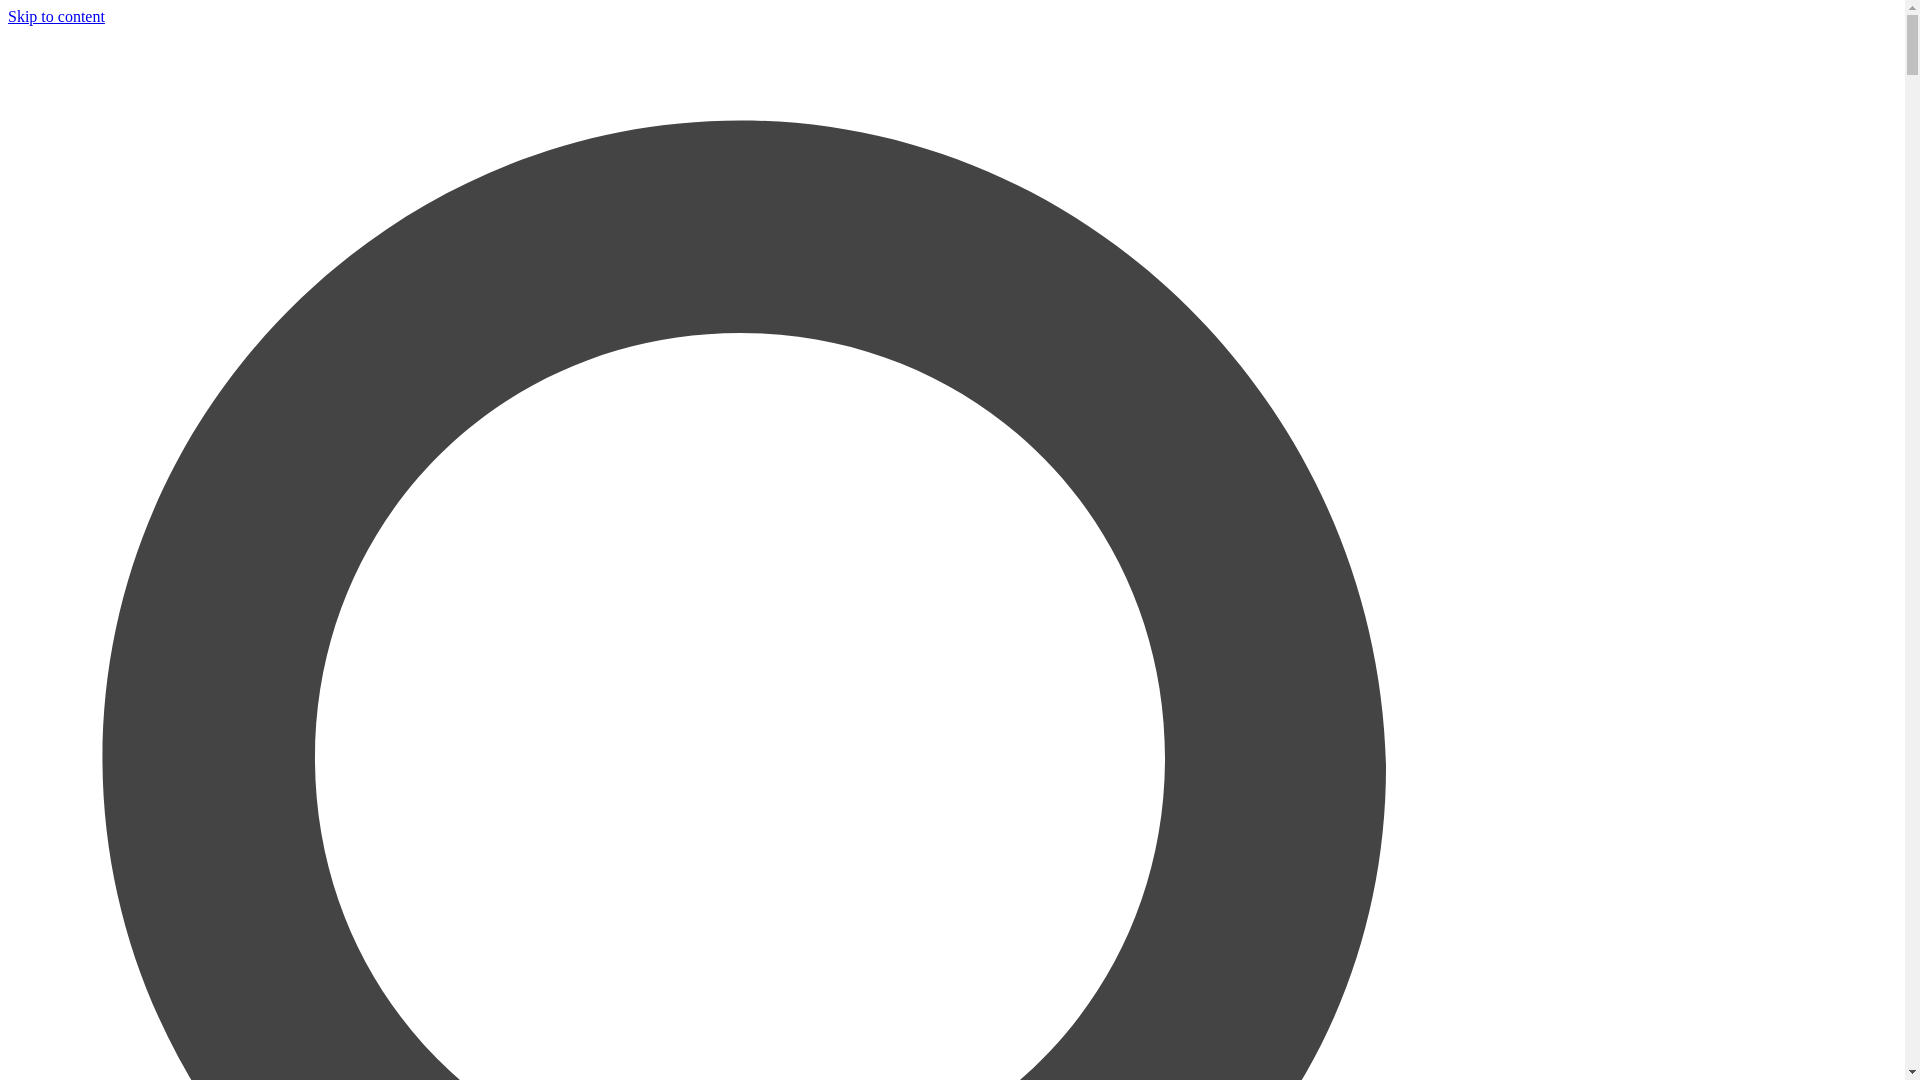 This screenshot has height=1080, width=1920. I want to click on 'Skip to content', so click(56, 16).